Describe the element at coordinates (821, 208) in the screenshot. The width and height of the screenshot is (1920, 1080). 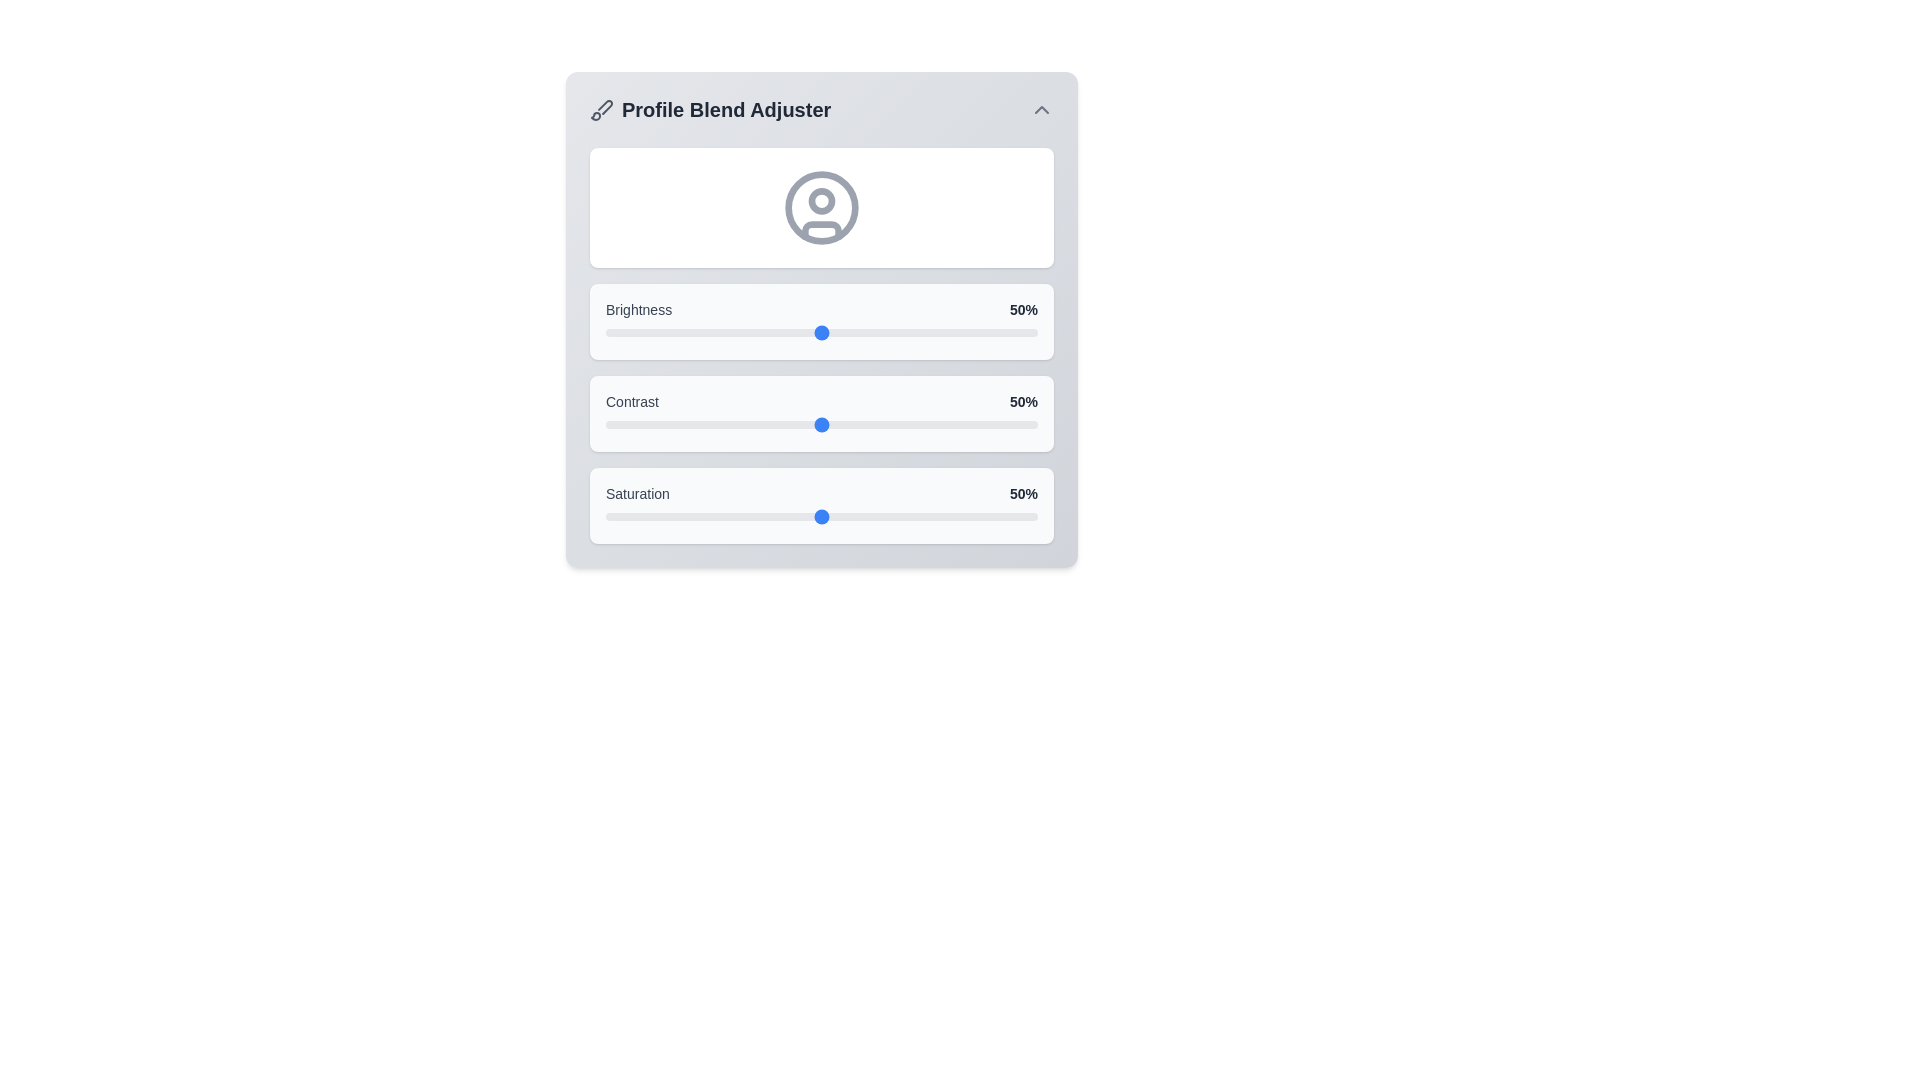
I see `the circular user profile icon located at the top of the 'Profile Blend Adjuster' section, which is centered above the sliders for 'Brightness,' 'Contrast,' and 'Saturation.'` at that location.